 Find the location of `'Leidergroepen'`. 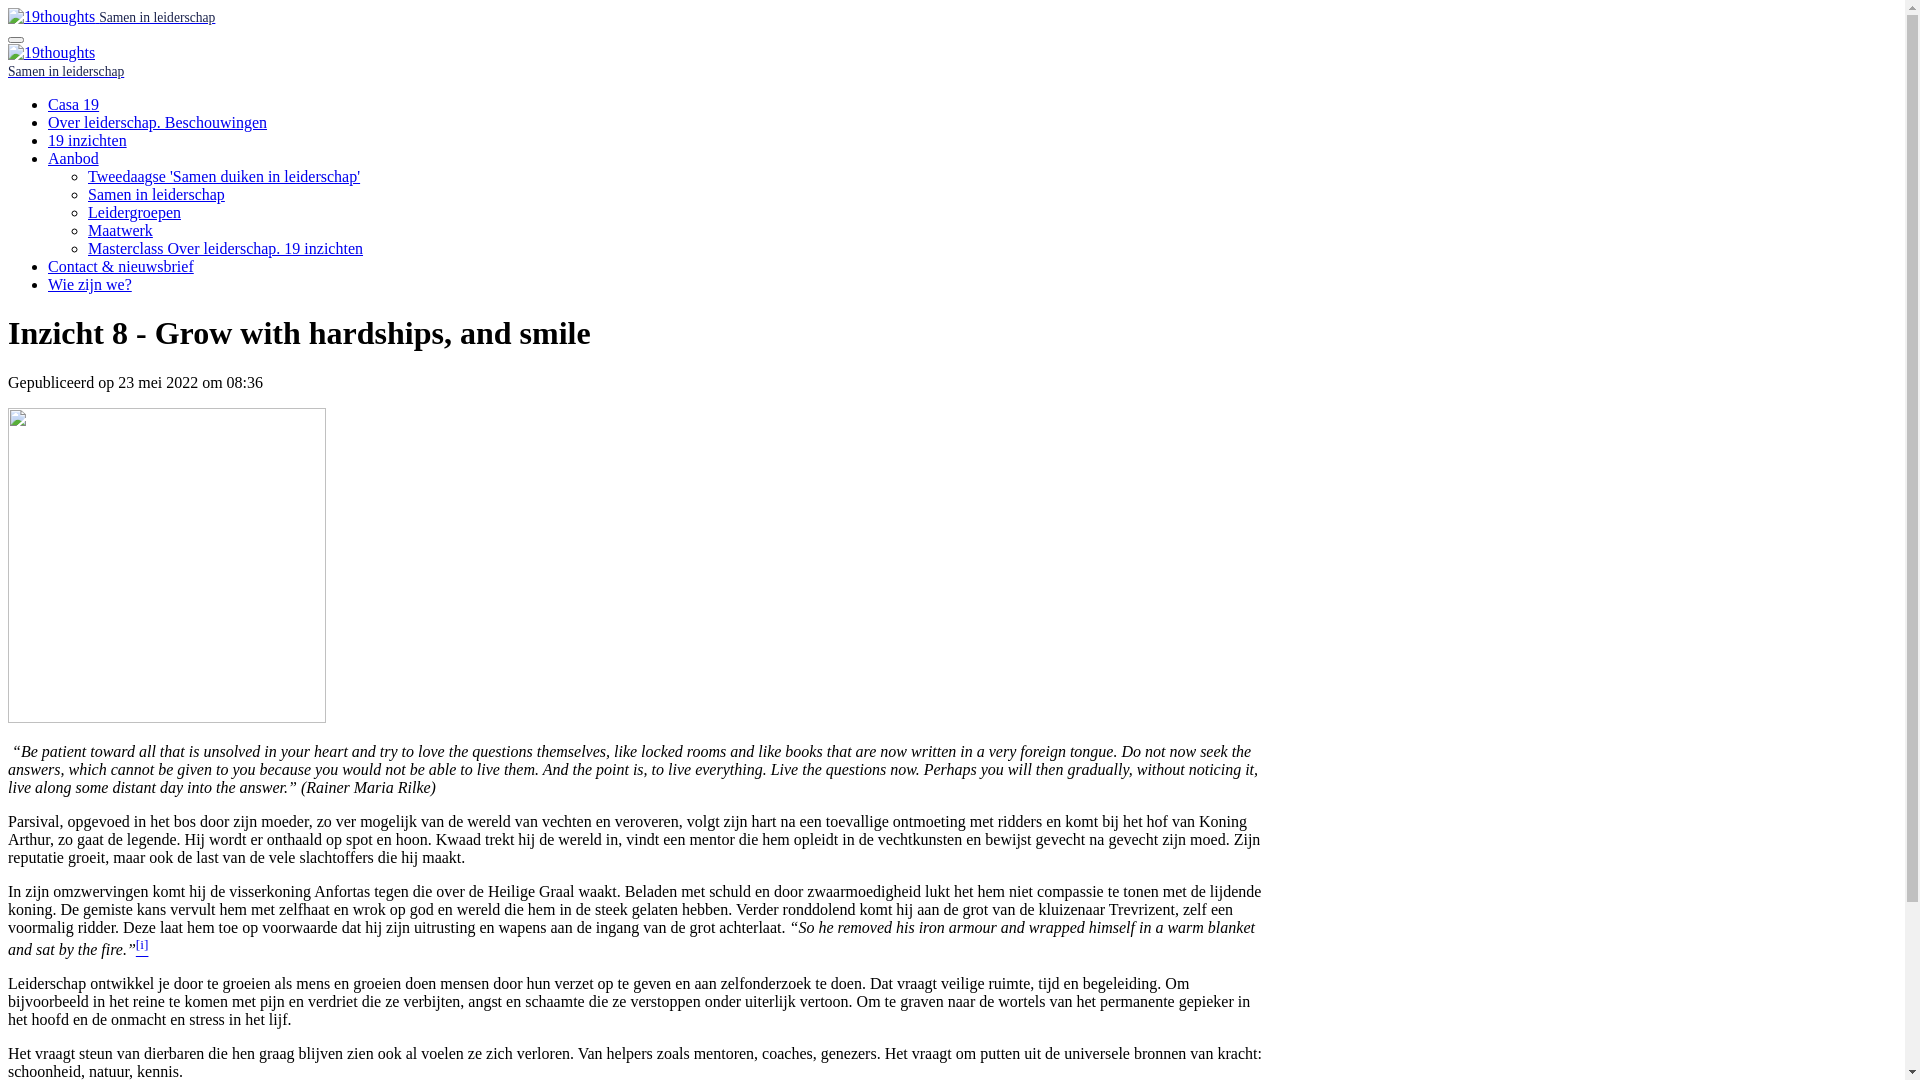

'Leidergroepen' is located at coordinates (133, 212).